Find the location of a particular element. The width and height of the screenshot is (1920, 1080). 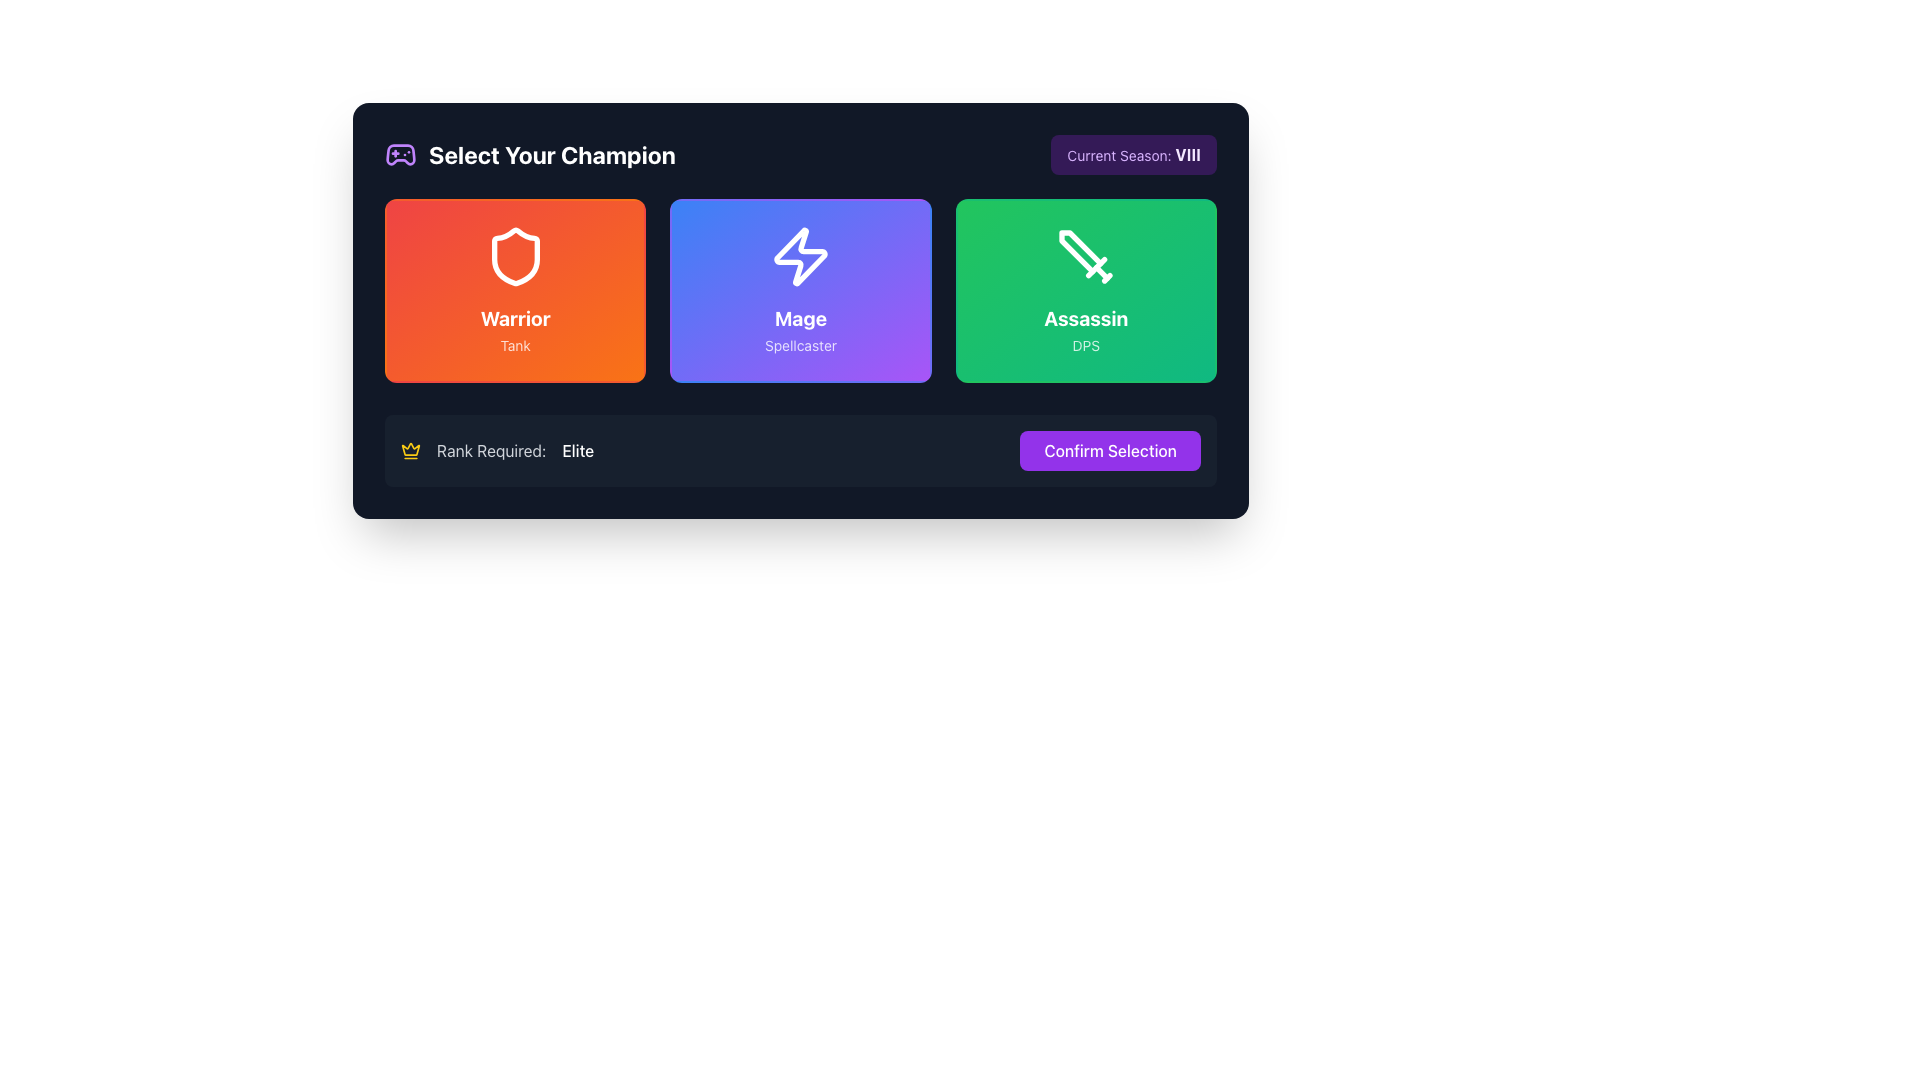

the 'Warrior' selectable card for keyboard navigation in the game interface is located at coordinates (515, 290).